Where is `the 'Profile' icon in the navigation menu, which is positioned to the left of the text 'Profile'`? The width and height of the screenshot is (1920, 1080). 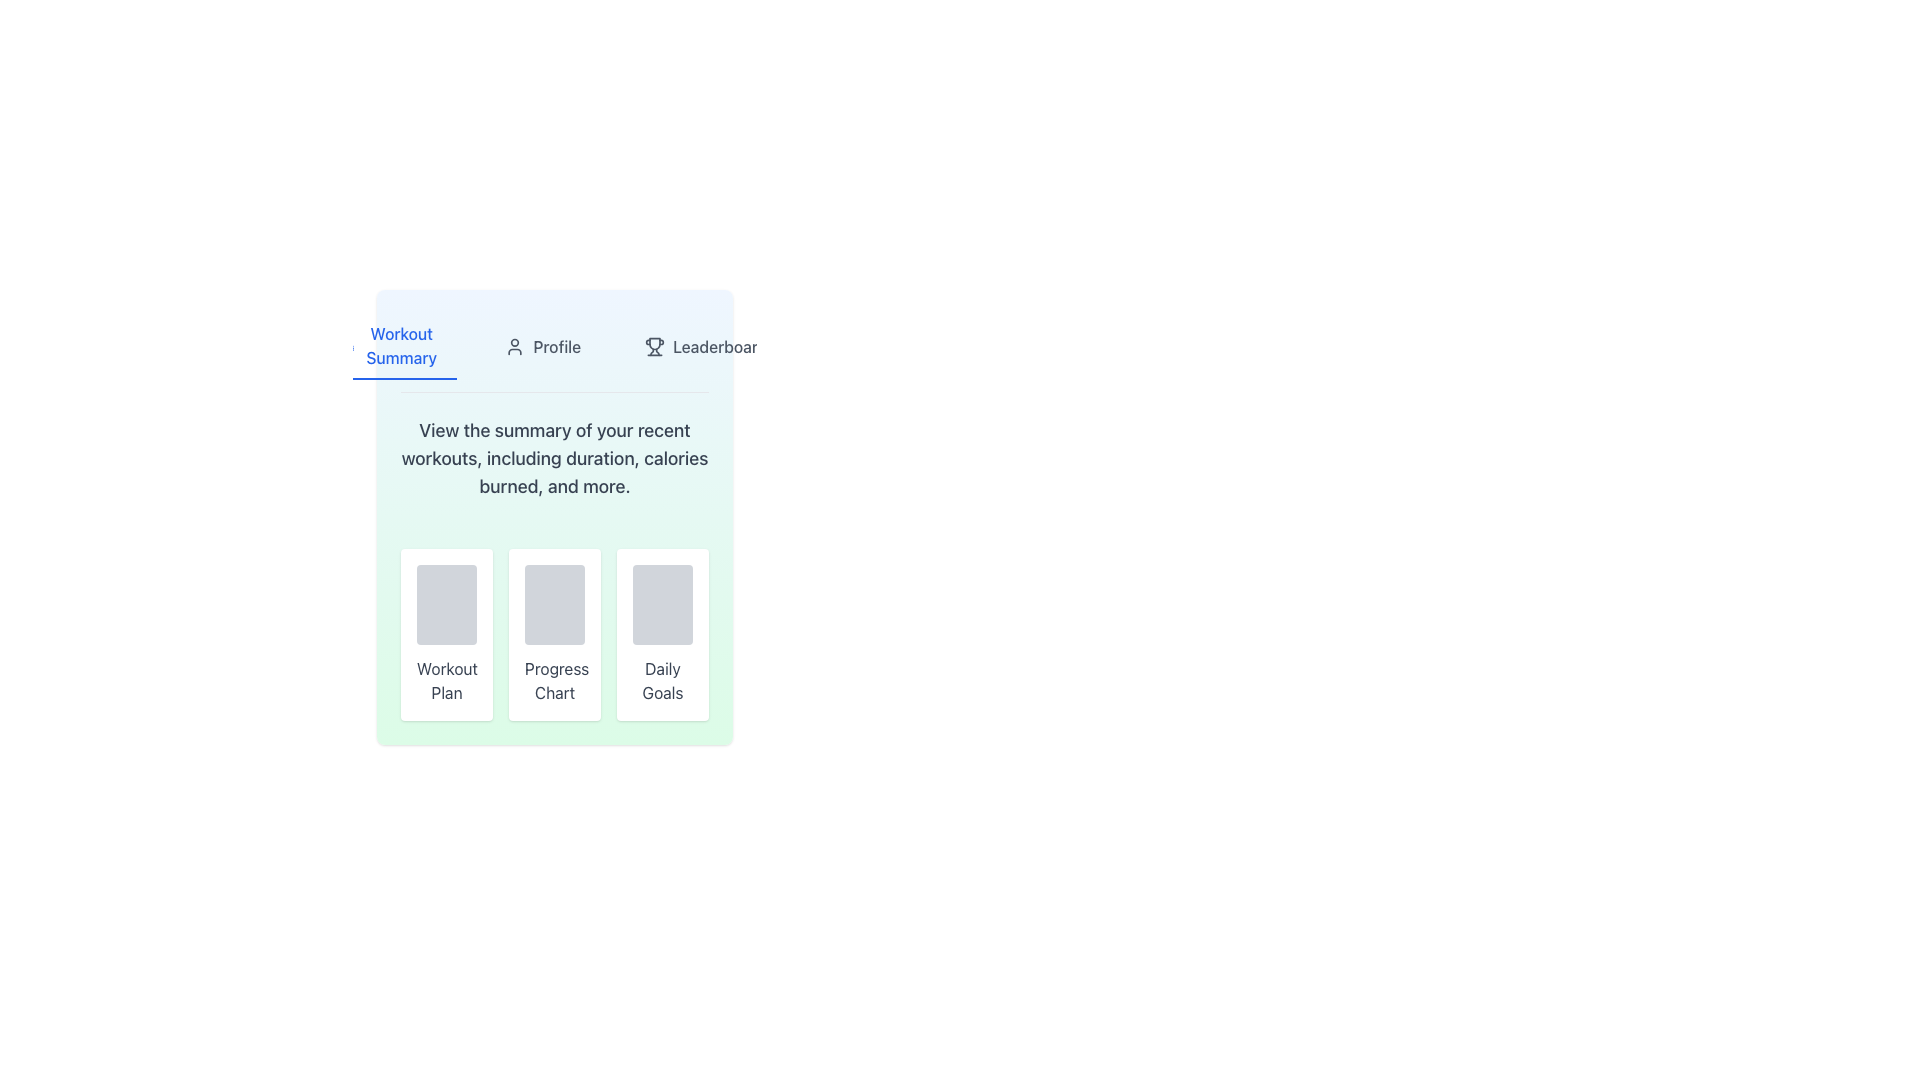
the 'Profile' icon in the navigation menu, which is positioned to the left of the text 'Profile' is located at coordinates (515, 346).